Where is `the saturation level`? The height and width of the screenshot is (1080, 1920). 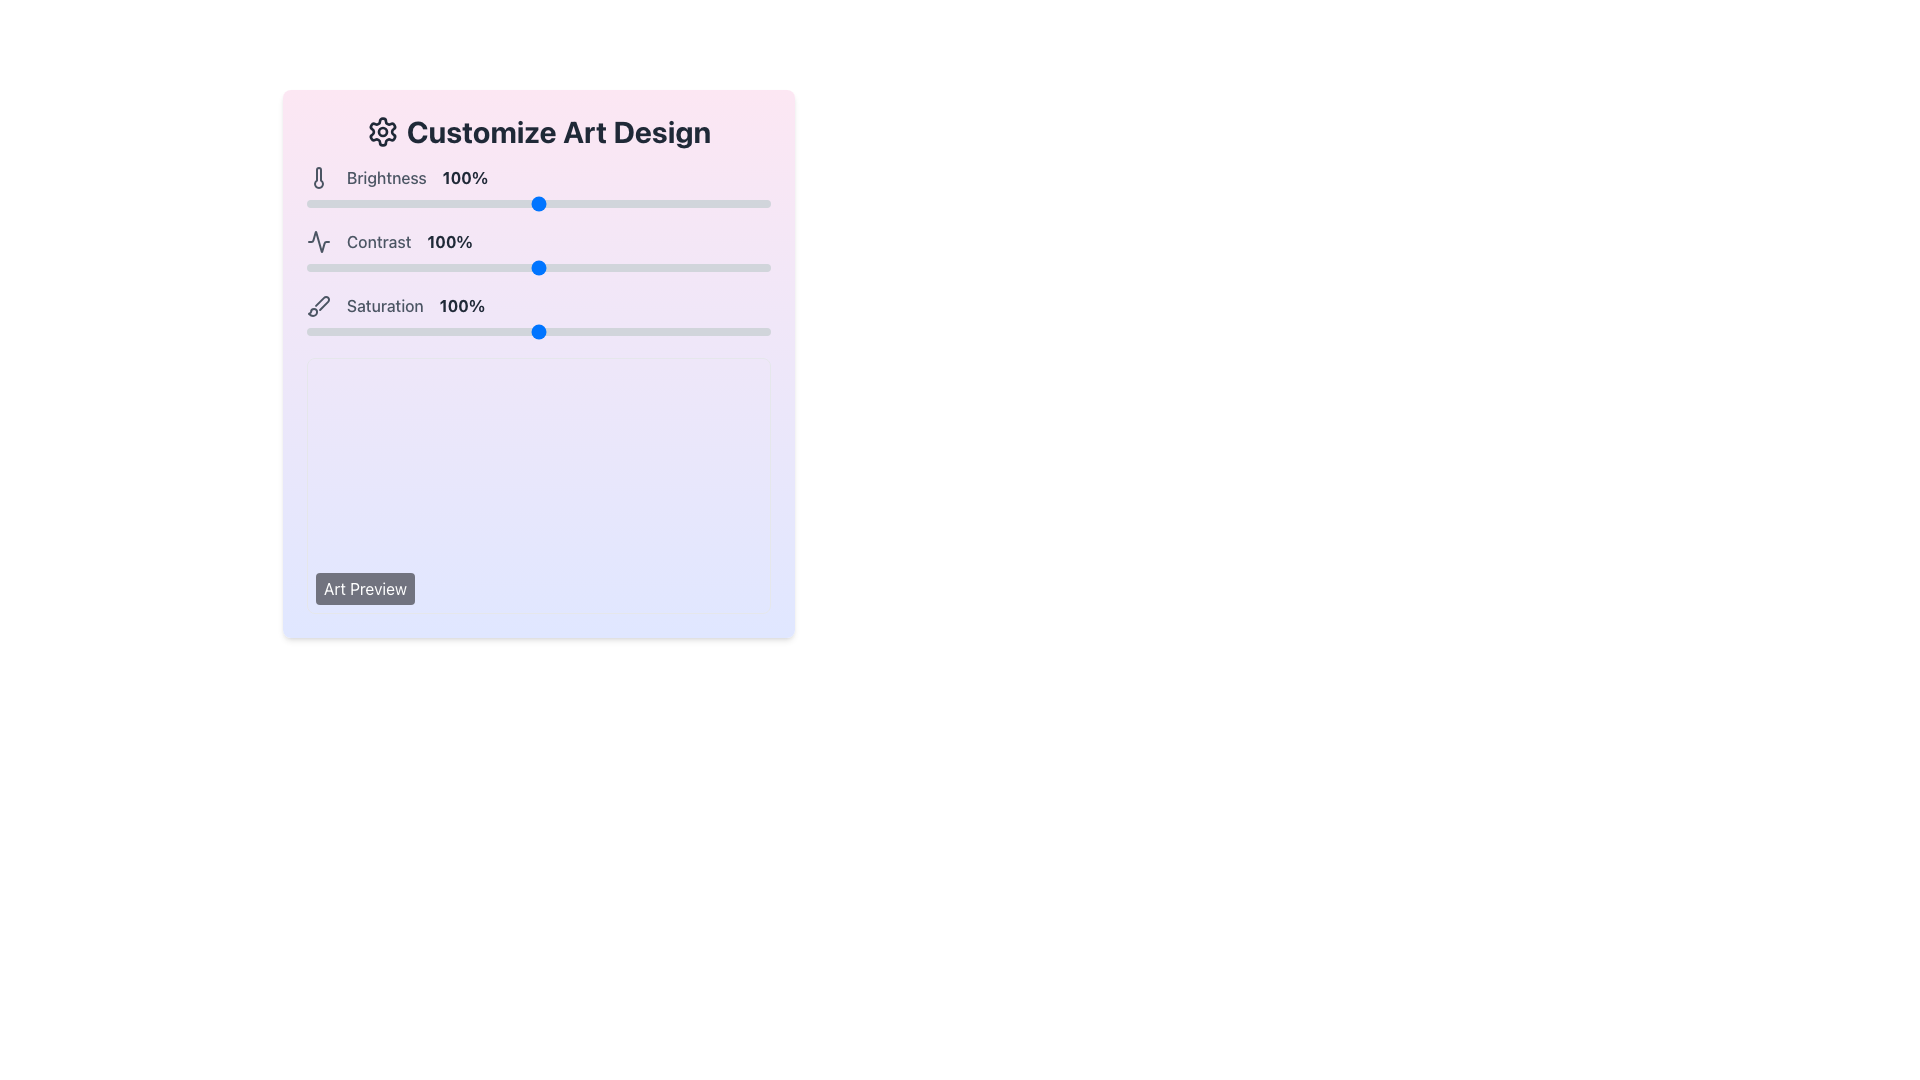 the saturation level is located at coordinates (630, 330).